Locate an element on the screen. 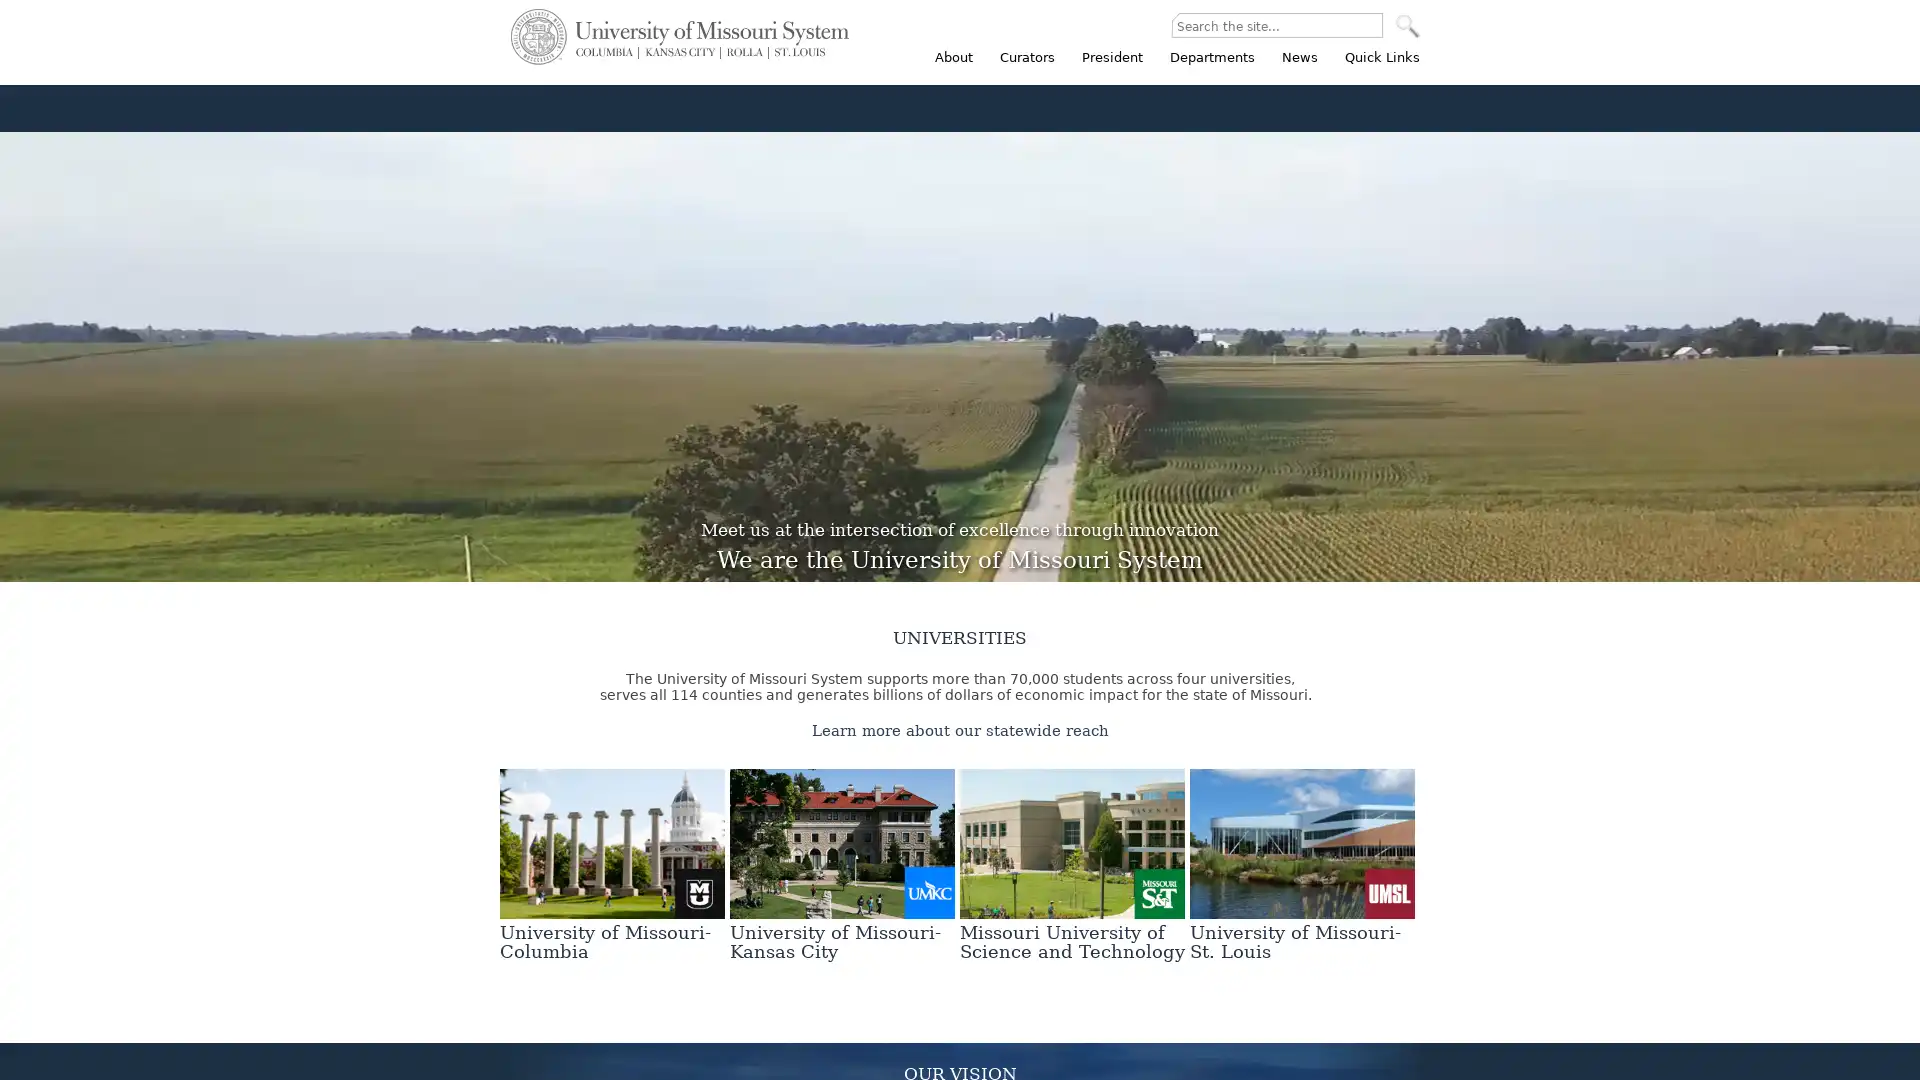  SEARCH is located at coordinates (1406, 26).